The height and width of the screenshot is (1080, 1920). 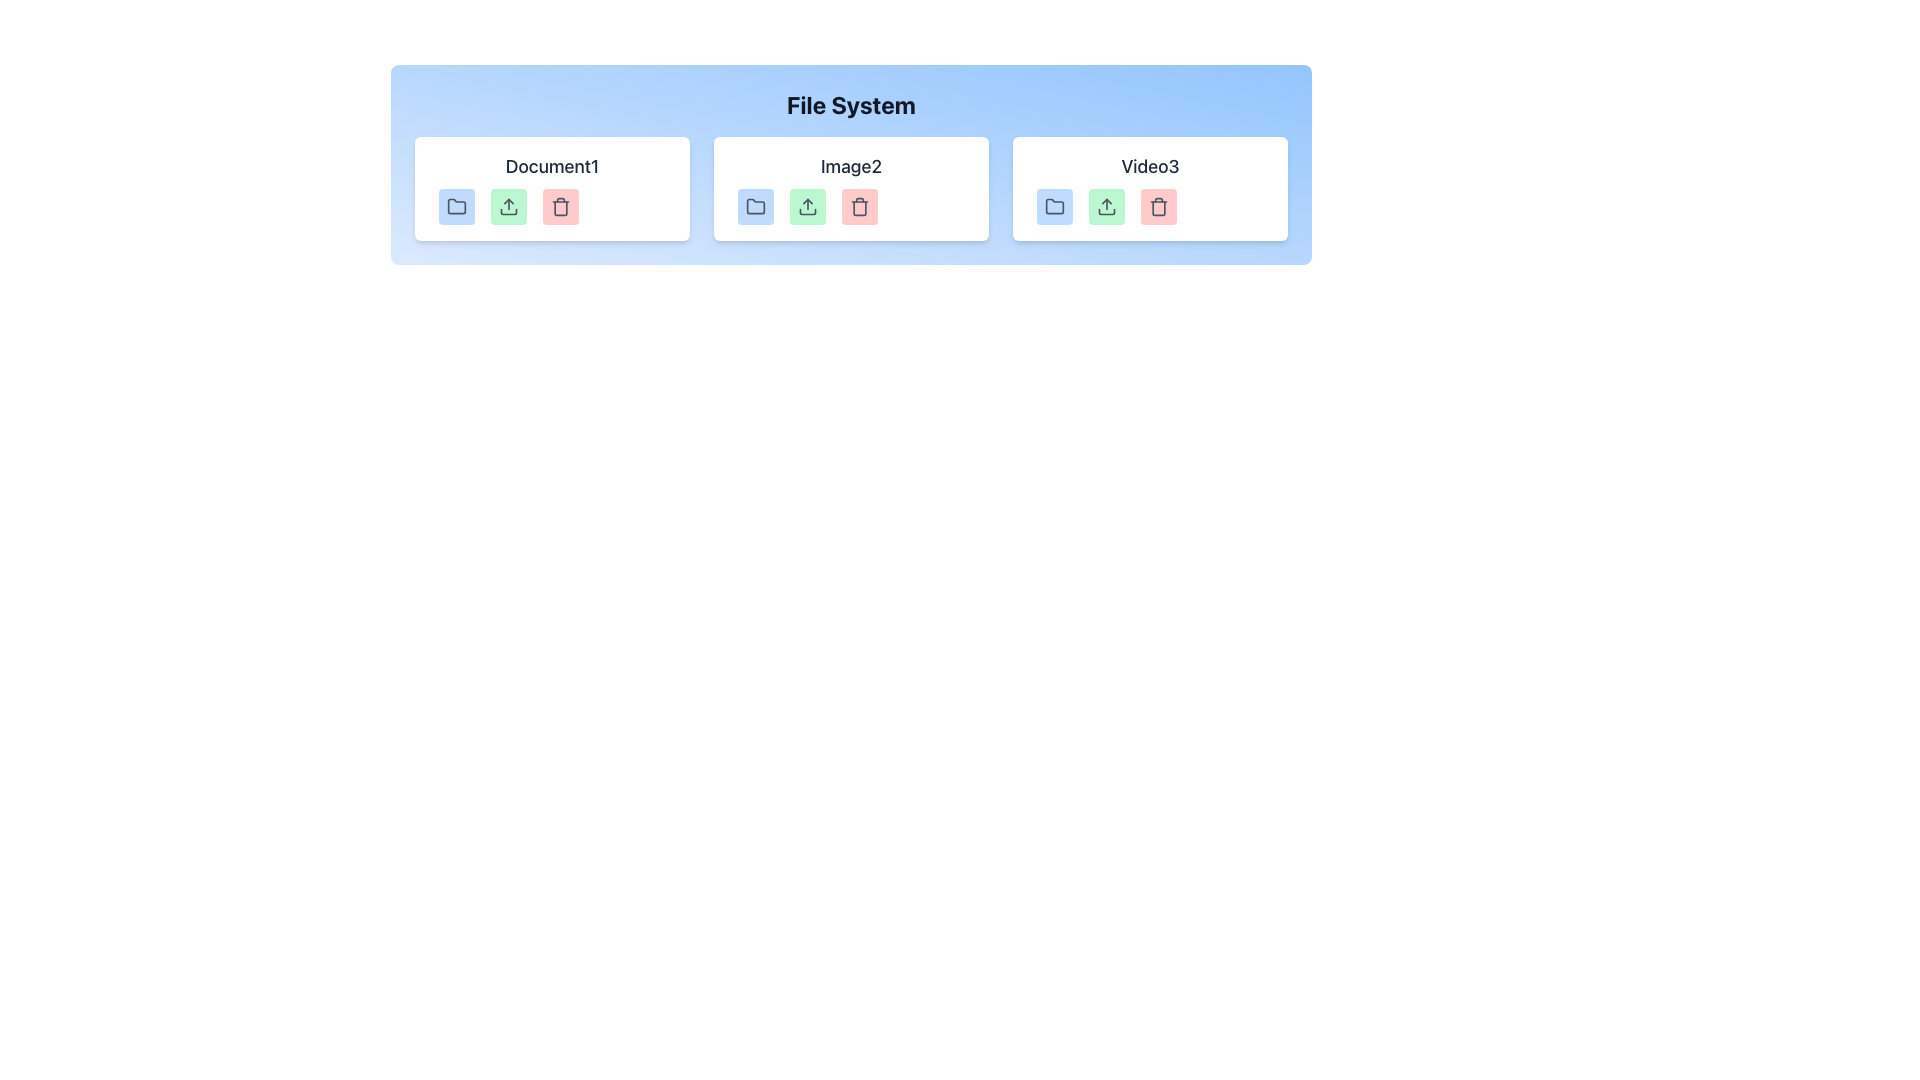 I want to click on the upload icon on the 'Image2' card in the file system interface, which is positioned centrally between 'Document1' and 'Video3' below the heading 'File System', so click(x=851, y=189).